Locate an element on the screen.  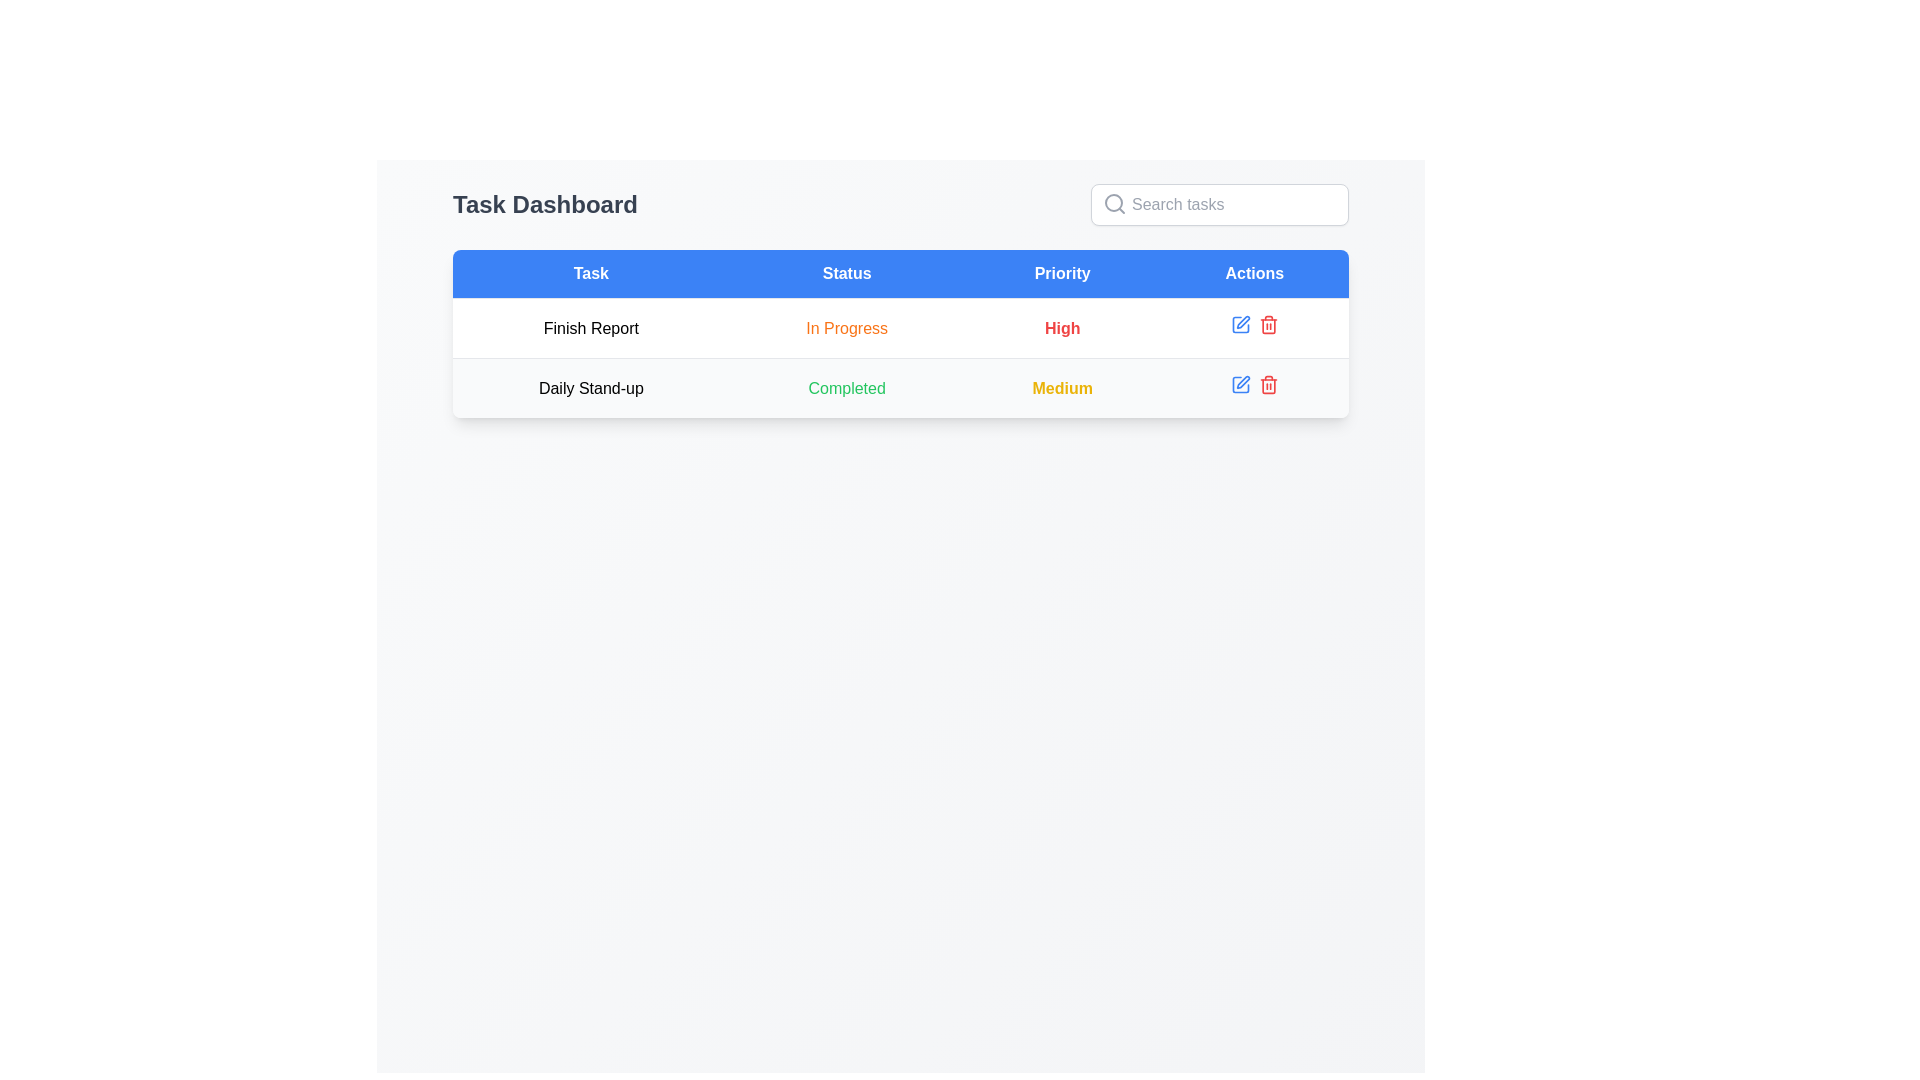
the text label displaying 'Finish Report' in the task dashboard's first row under the 'Task' column is located at coordinates (590, 327).